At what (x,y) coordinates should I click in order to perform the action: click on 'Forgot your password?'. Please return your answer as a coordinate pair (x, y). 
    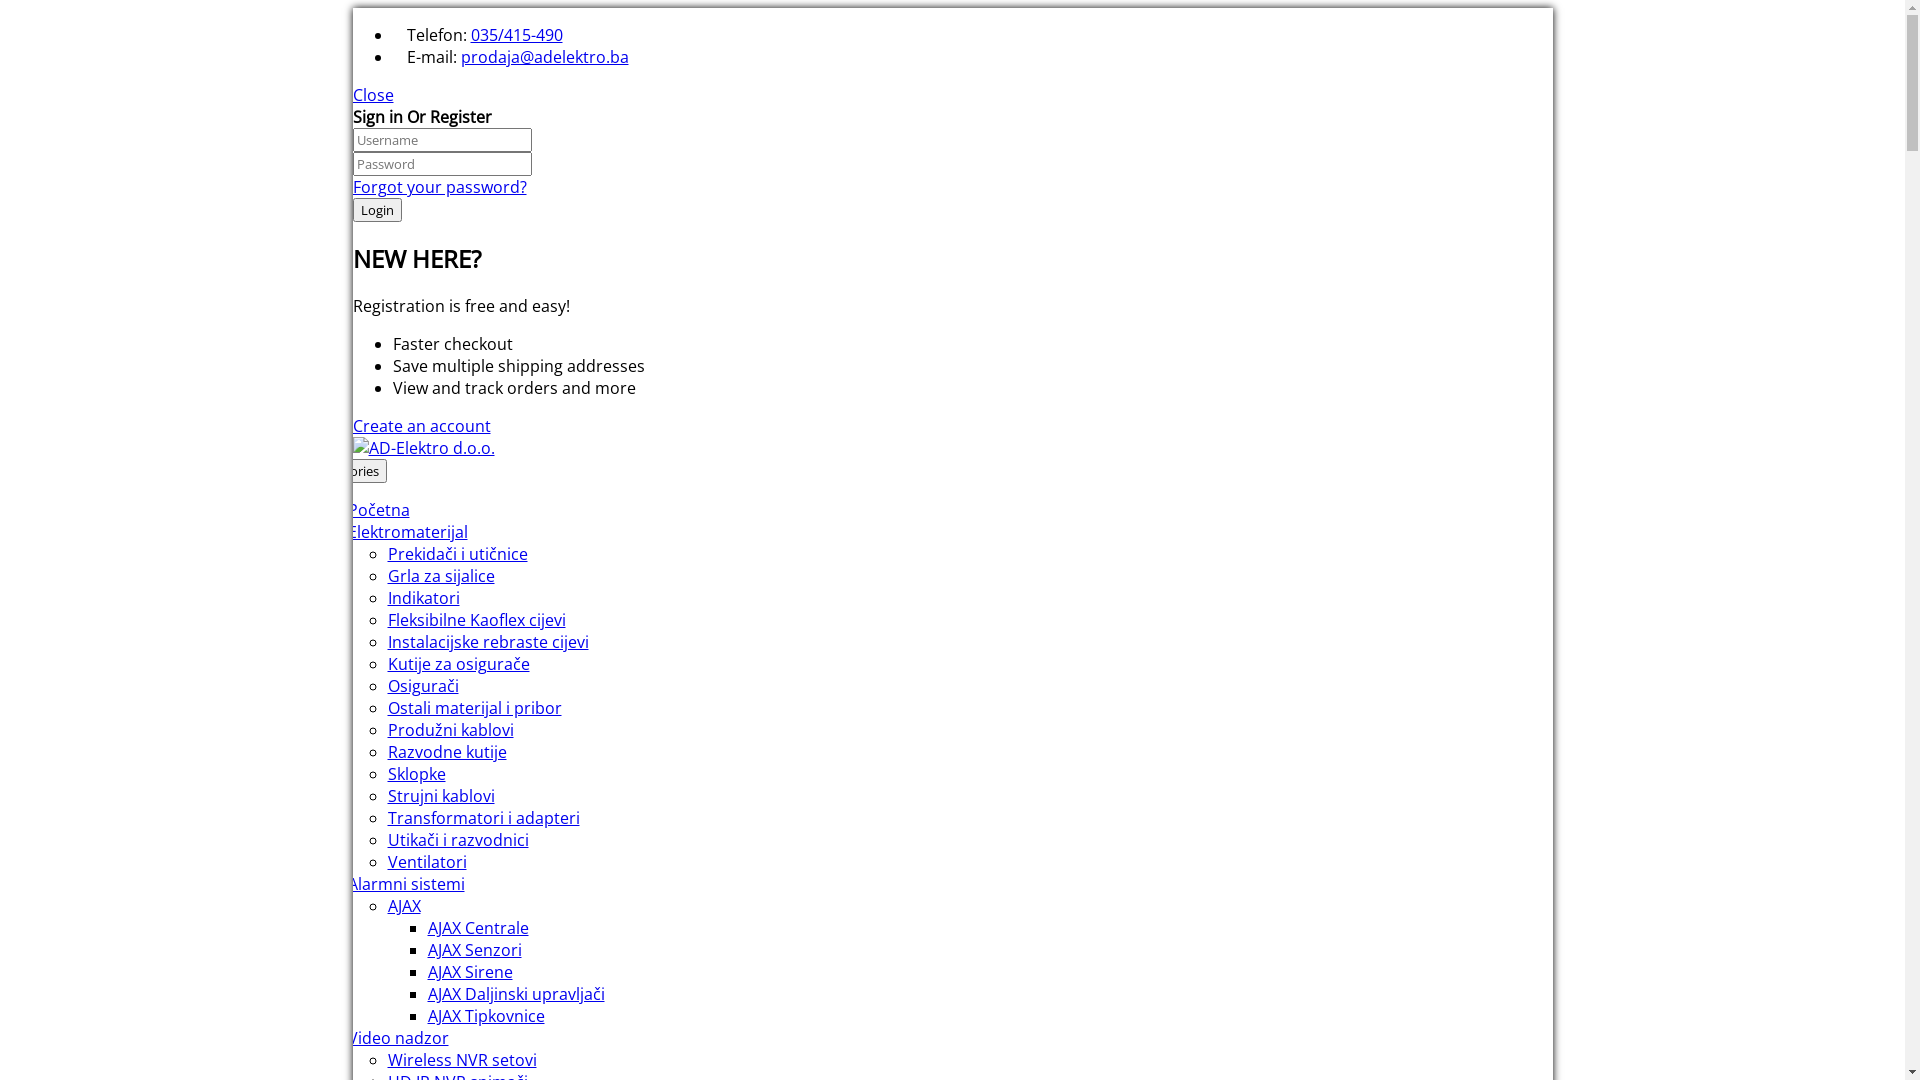
    Looking at the image, I should click on (351, 186).